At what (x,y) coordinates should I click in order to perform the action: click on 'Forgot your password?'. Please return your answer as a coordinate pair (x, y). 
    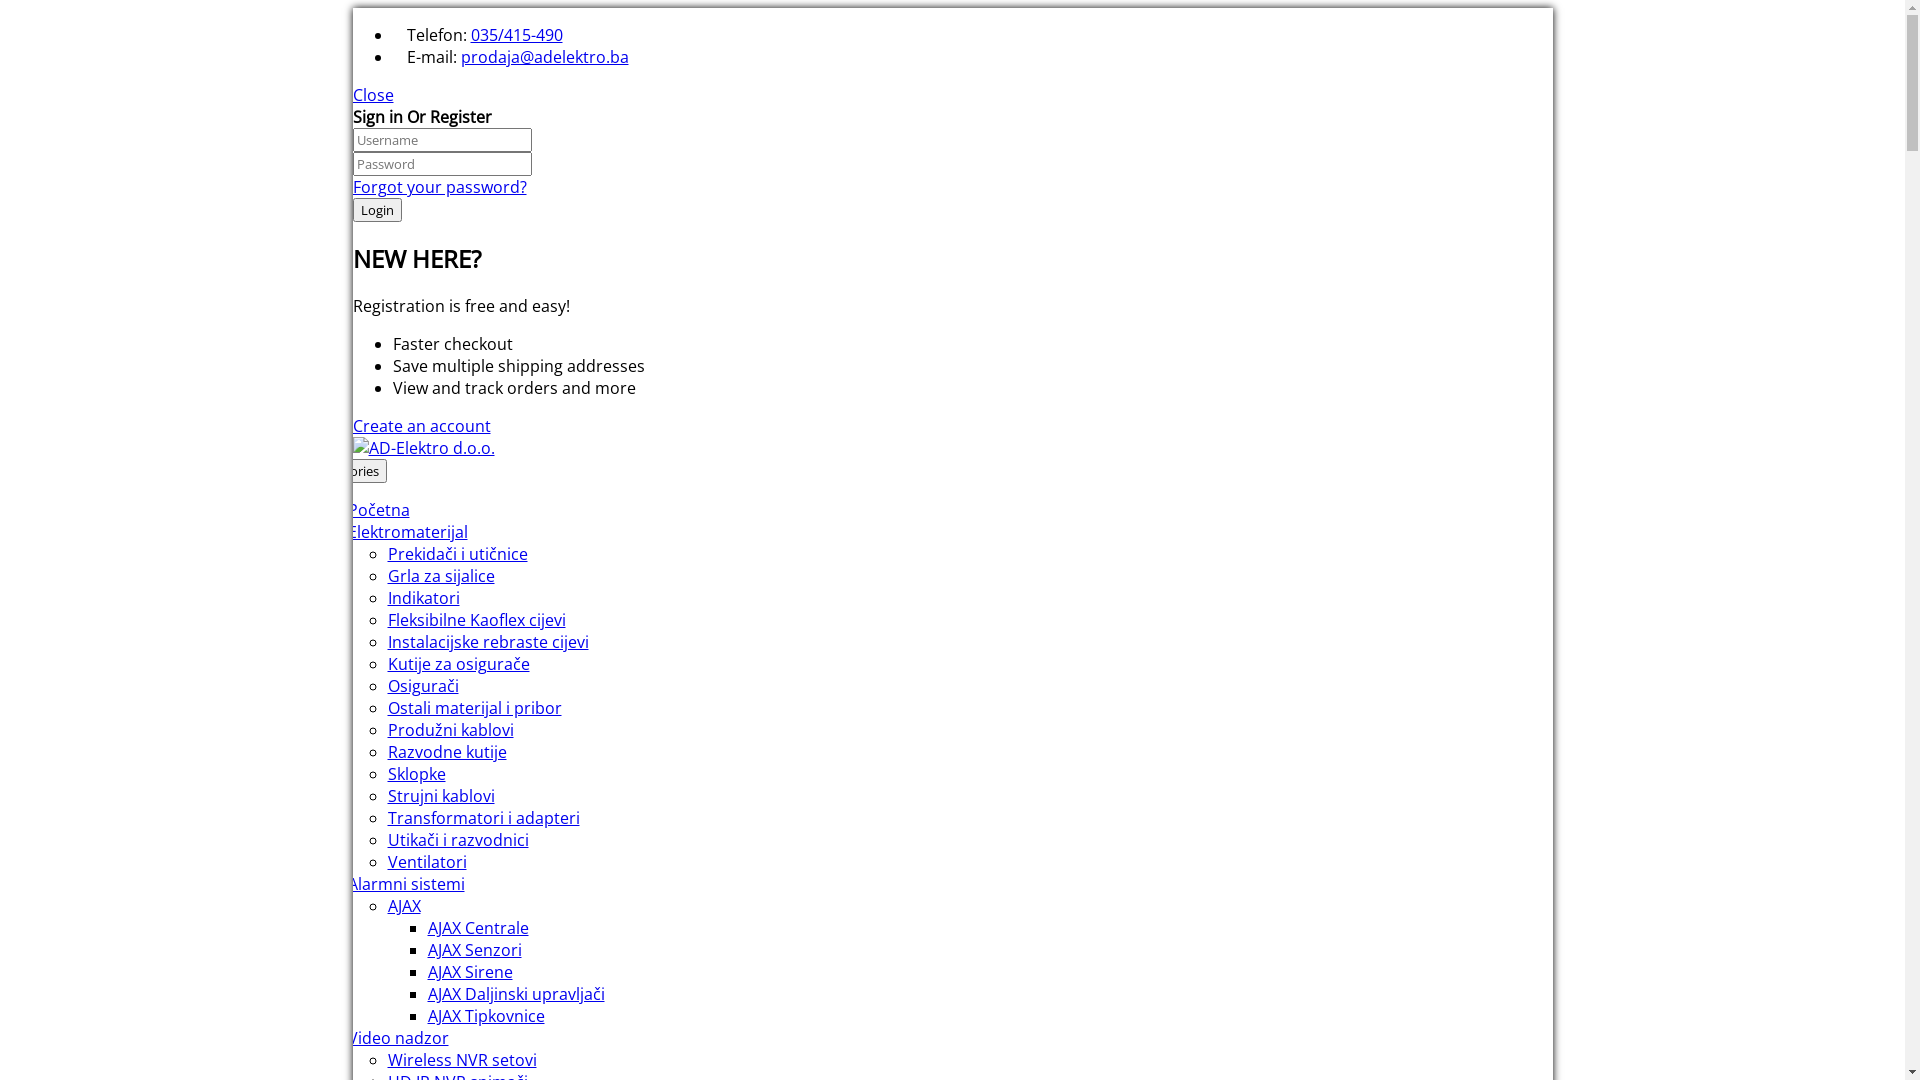
    Looking at the image, I should click on (351, 186).